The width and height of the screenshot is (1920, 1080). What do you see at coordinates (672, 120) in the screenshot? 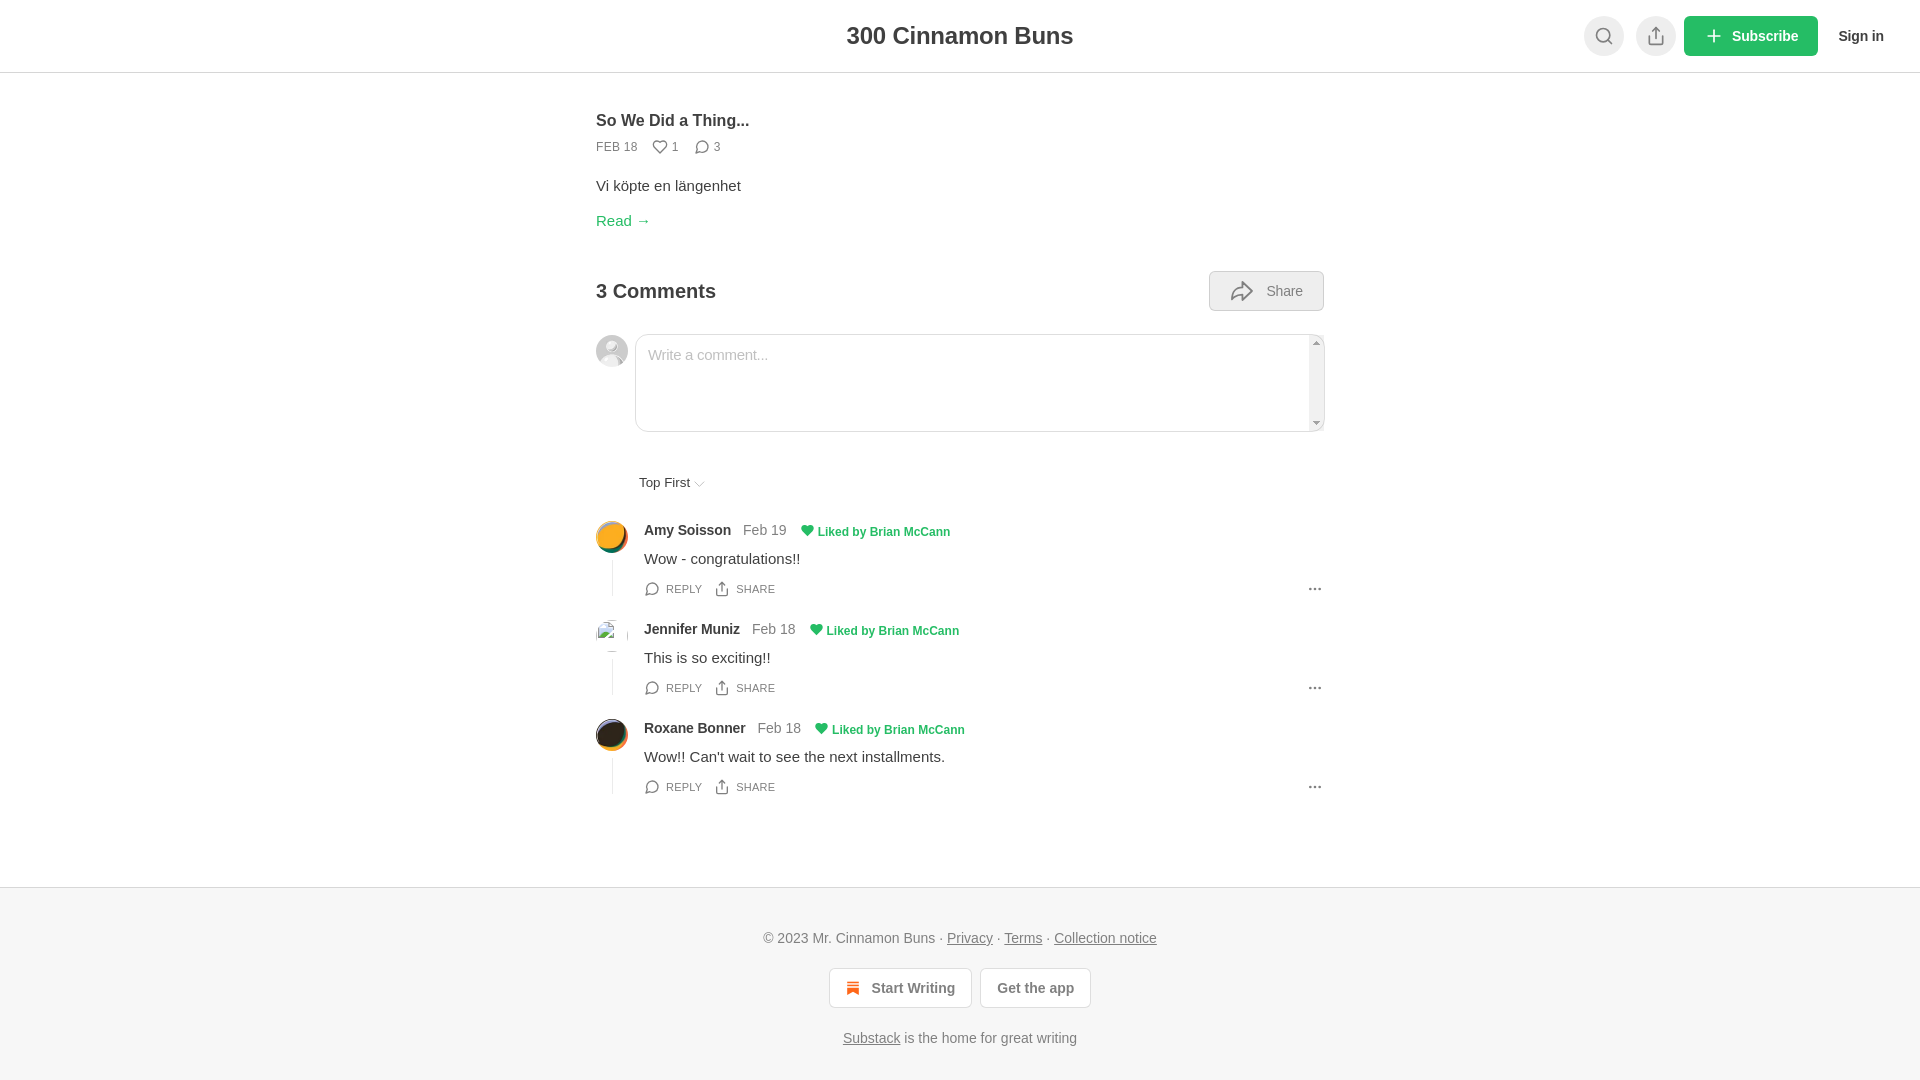
I see `'So We Did a Thing...'` at bounding box center [672, 120].